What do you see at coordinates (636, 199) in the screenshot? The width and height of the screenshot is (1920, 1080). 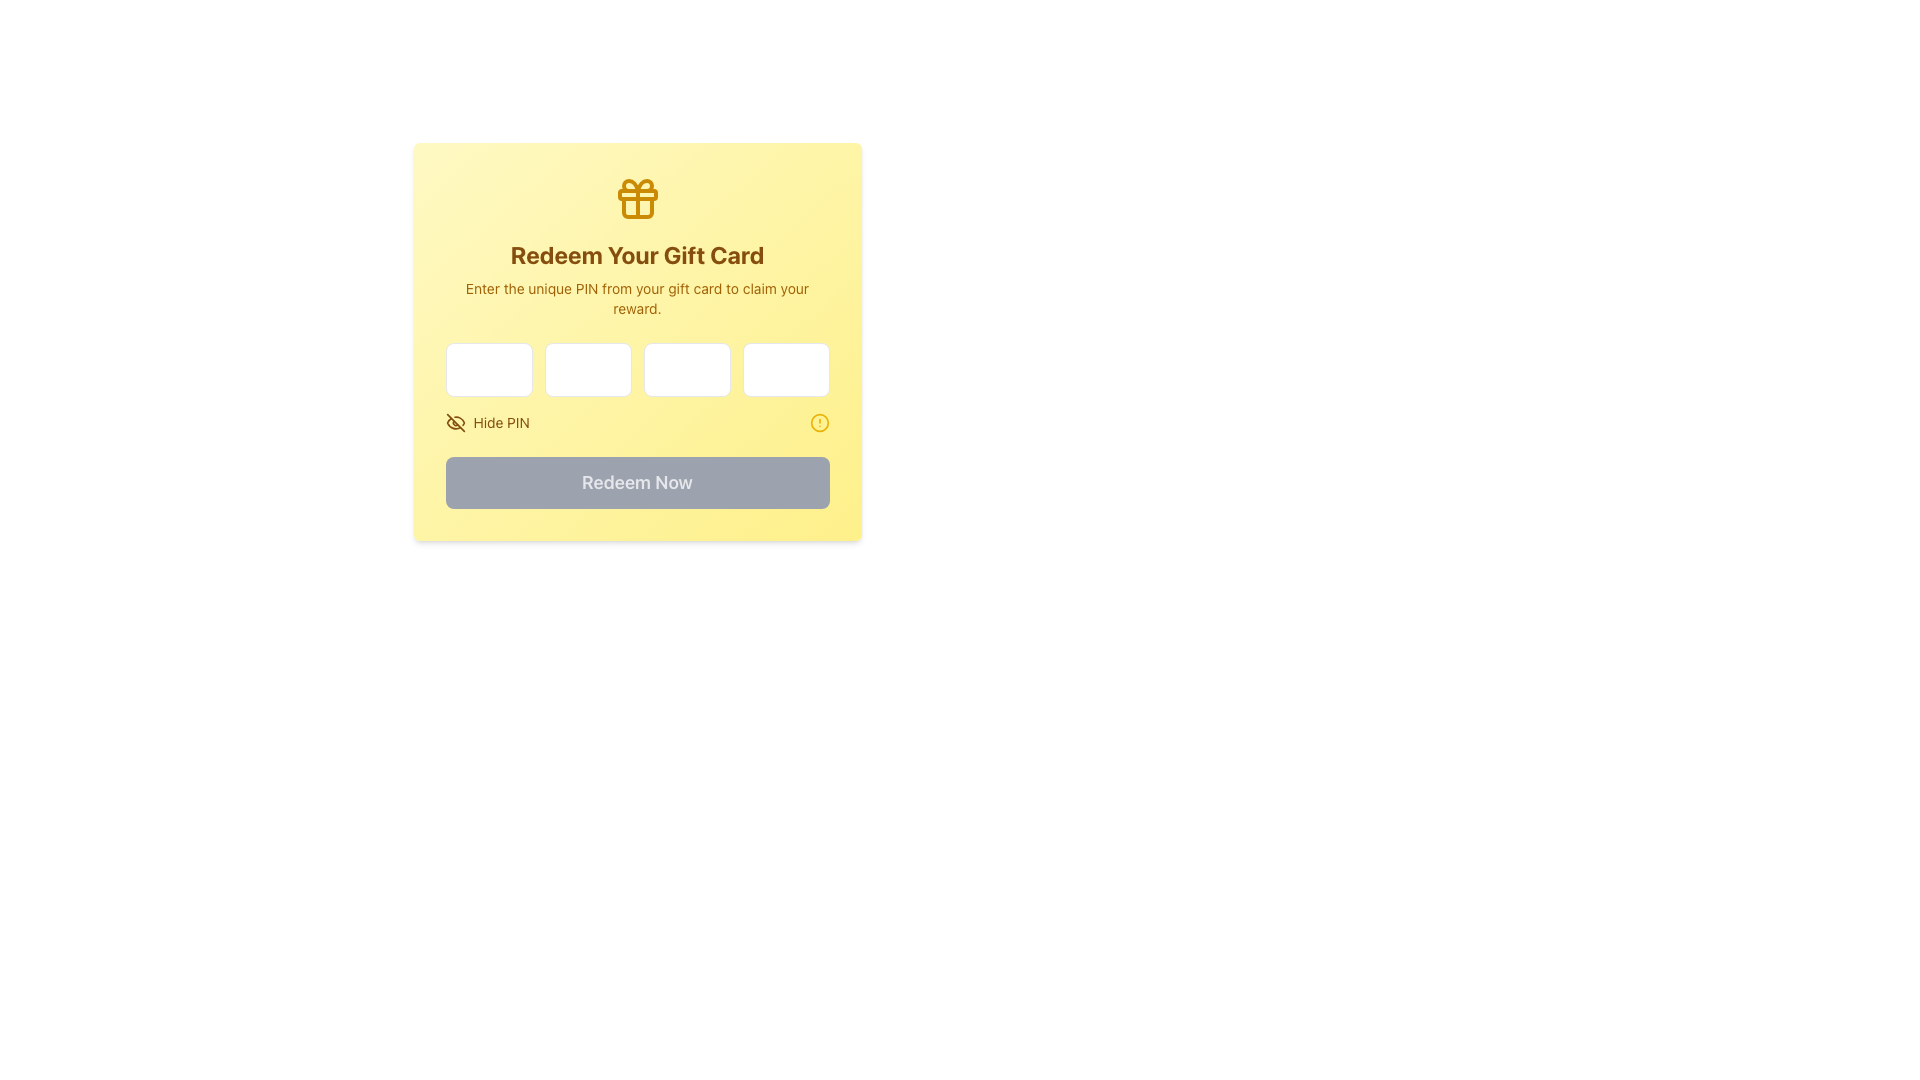 I see `the decorative icon that symbolizes redeeming or receiving a gift, which is centrally positioned within the yellow panel above the title 'Redeem Your Gift Card'` at bounding box center [636, 199].